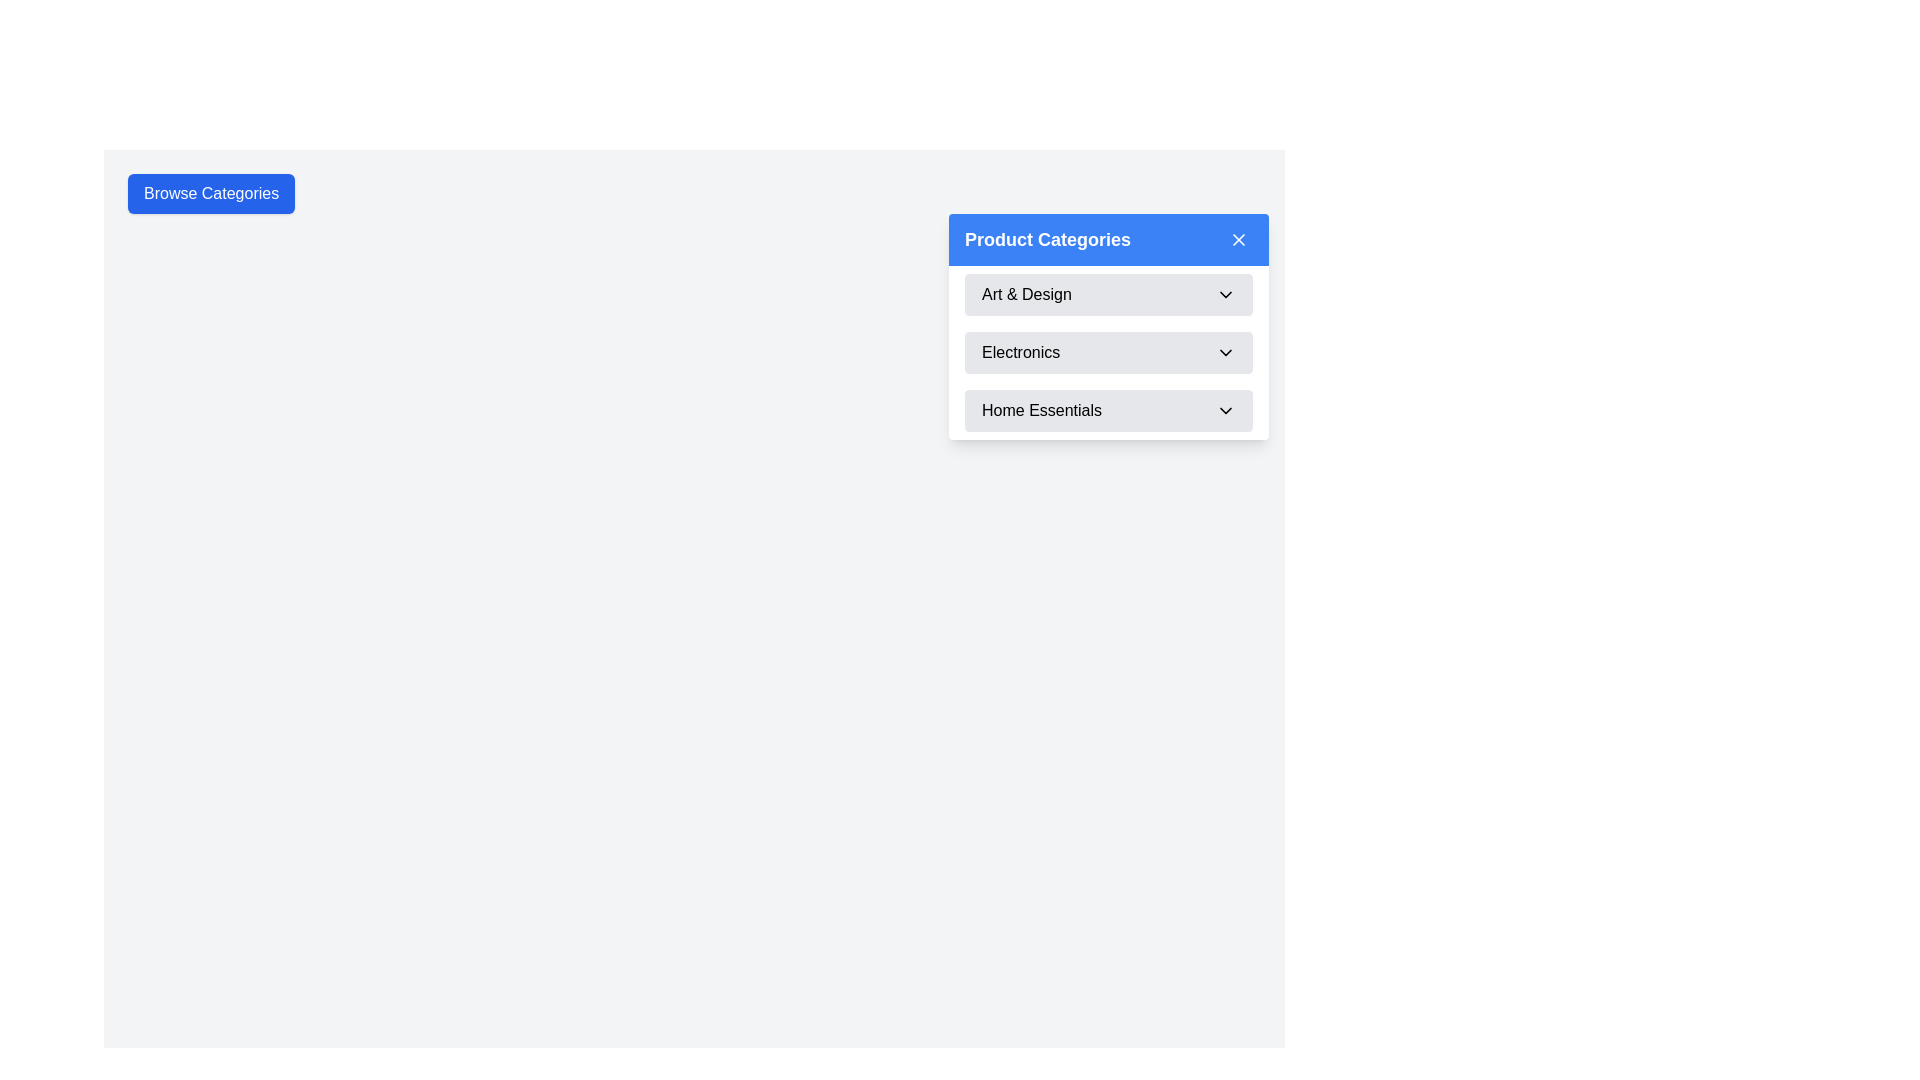 This screenshot has height=1080, width=1920. What do you see at coordinates (1107, 294) in the screenshot?
I see `the first Dropdown menu item in the 'Product Categories' panel` at bounding box center [1107, 294].